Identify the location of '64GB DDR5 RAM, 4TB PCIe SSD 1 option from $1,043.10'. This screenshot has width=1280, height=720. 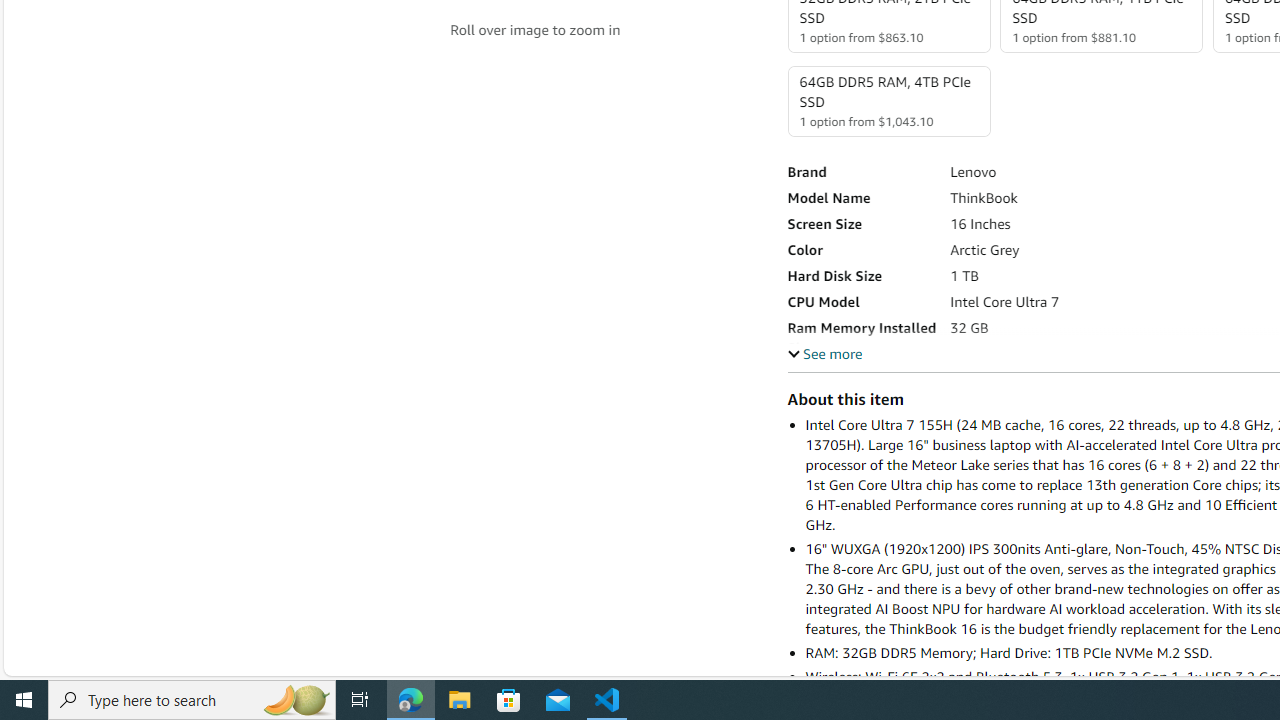
(887, 101).